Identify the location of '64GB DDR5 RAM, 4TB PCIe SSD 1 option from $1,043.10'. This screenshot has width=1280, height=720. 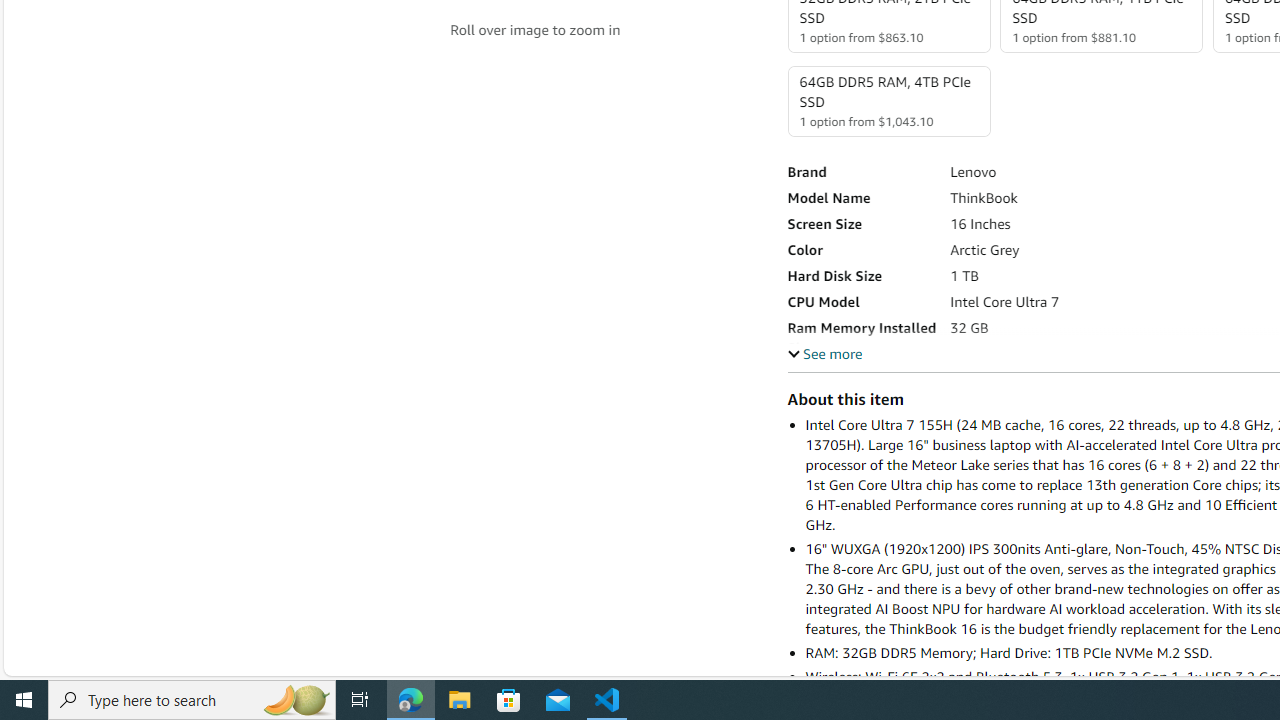
(887, 101).